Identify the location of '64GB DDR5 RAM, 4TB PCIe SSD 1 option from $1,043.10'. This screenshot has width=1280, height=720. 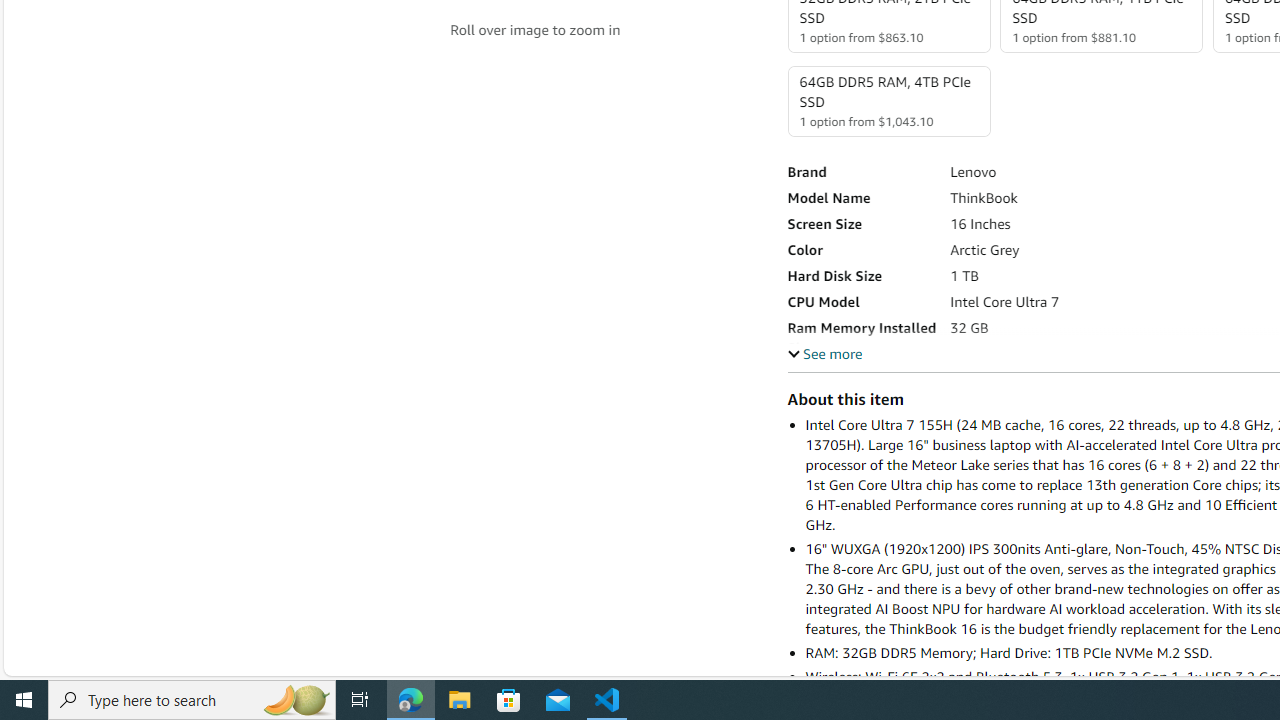
(887, 101).